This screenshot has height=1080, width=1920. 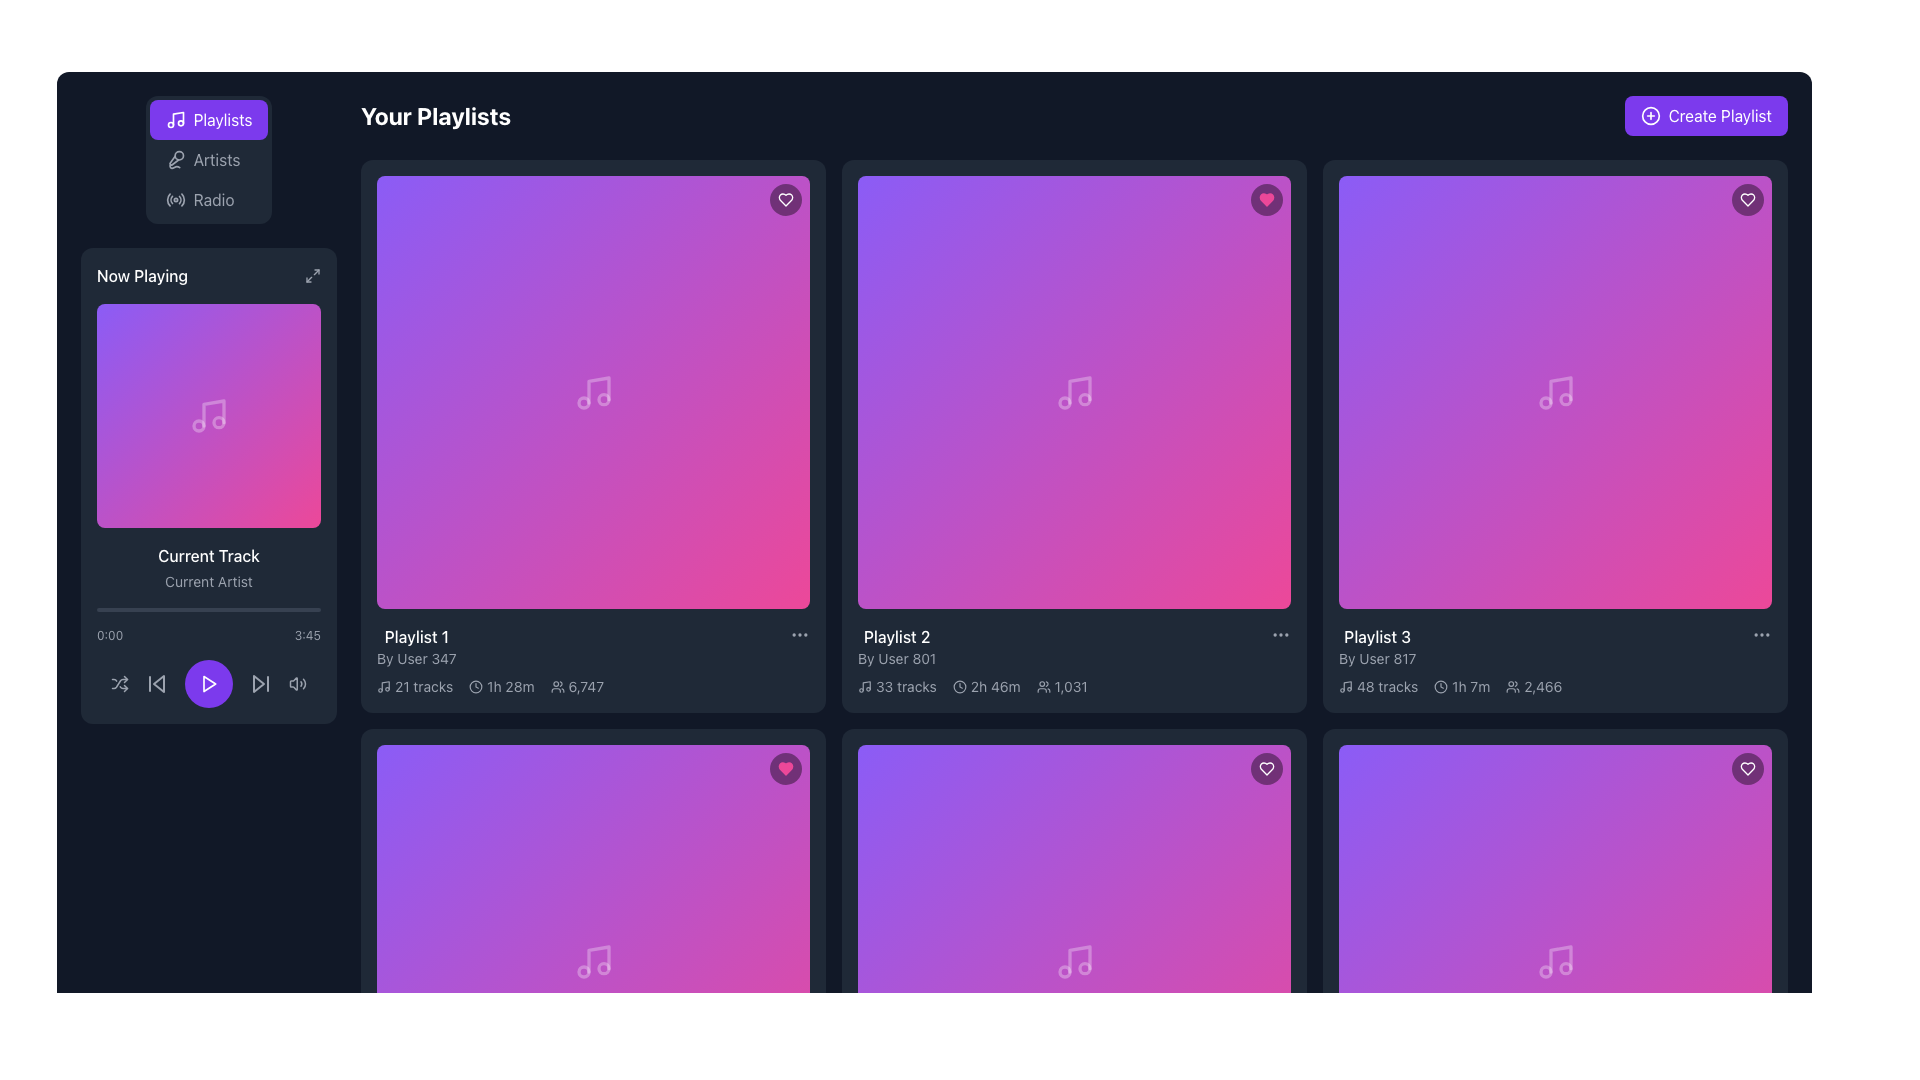 I want to click on the Play icon (SVG) located in the bottom right card of the playlist grid, so click(x=1074, y=960).